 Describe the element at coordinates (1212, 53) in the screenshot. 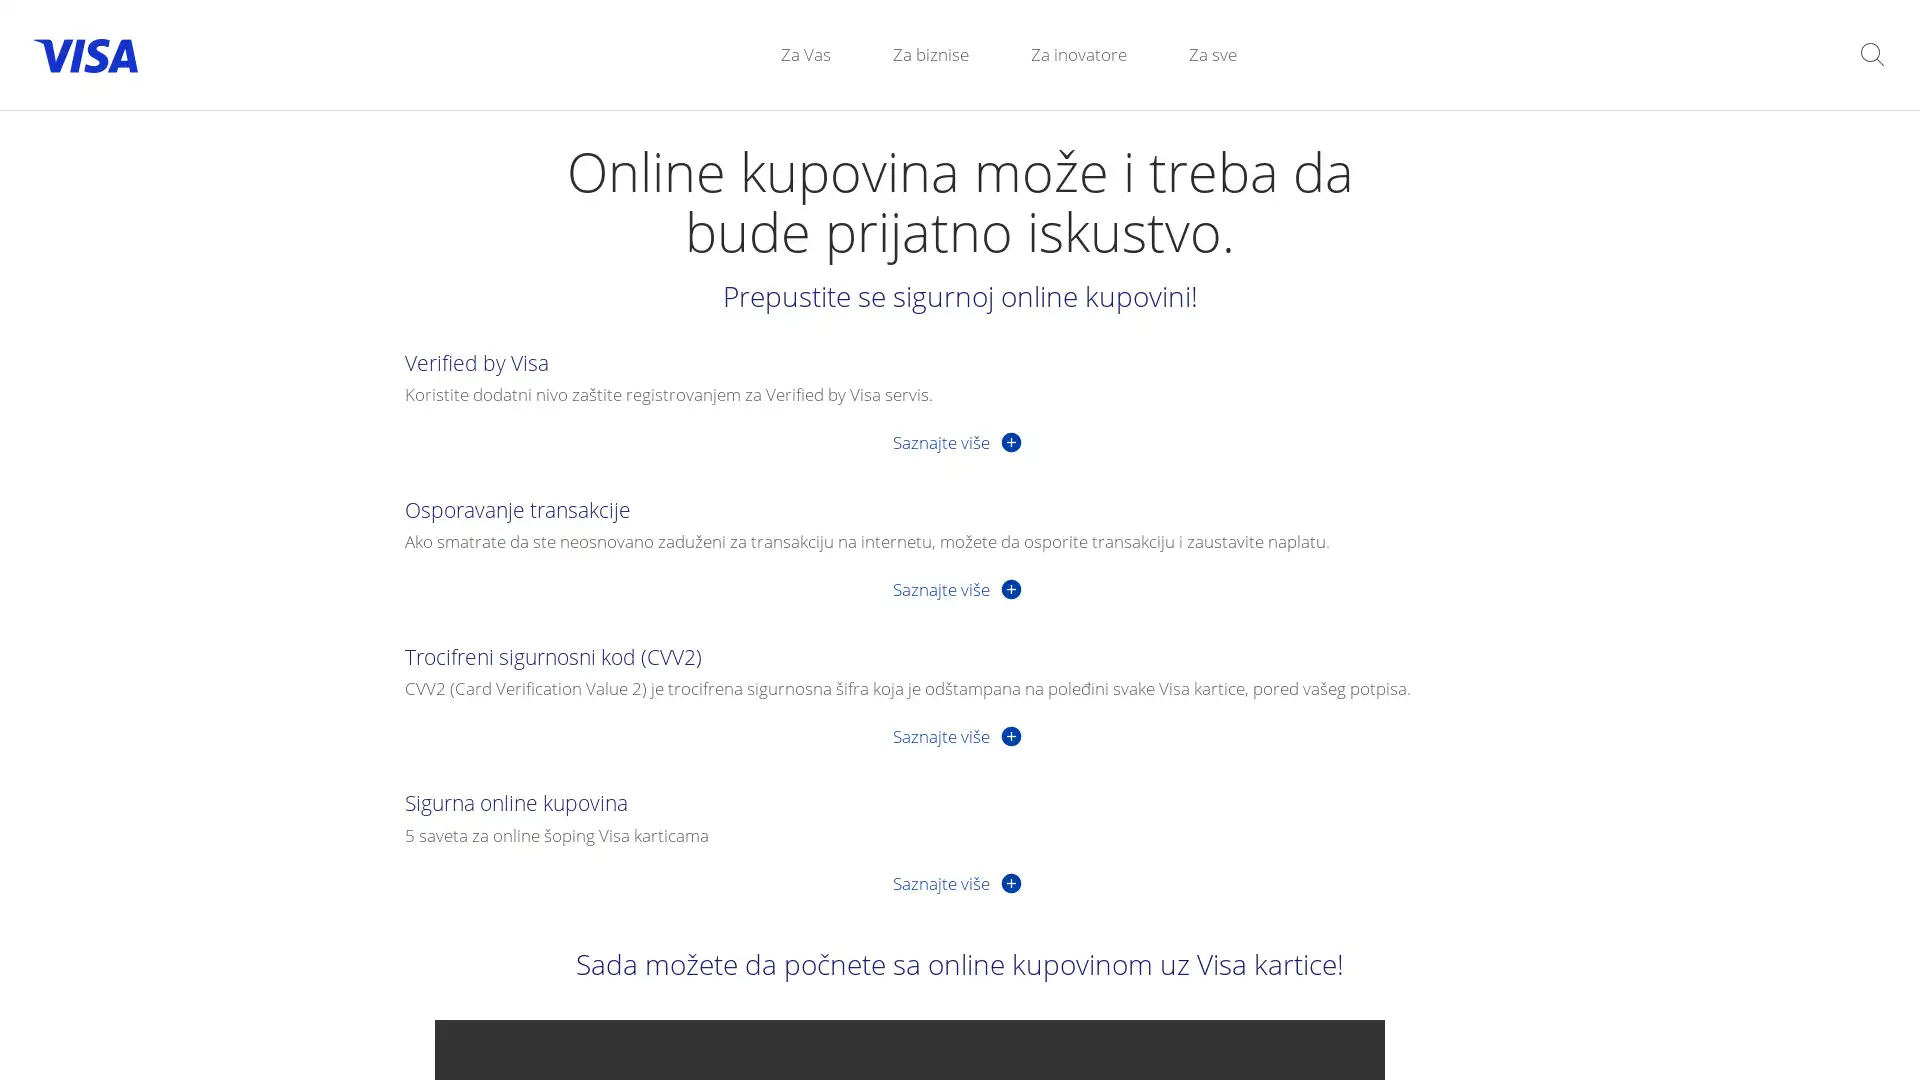

I see `Za sve` at that location.